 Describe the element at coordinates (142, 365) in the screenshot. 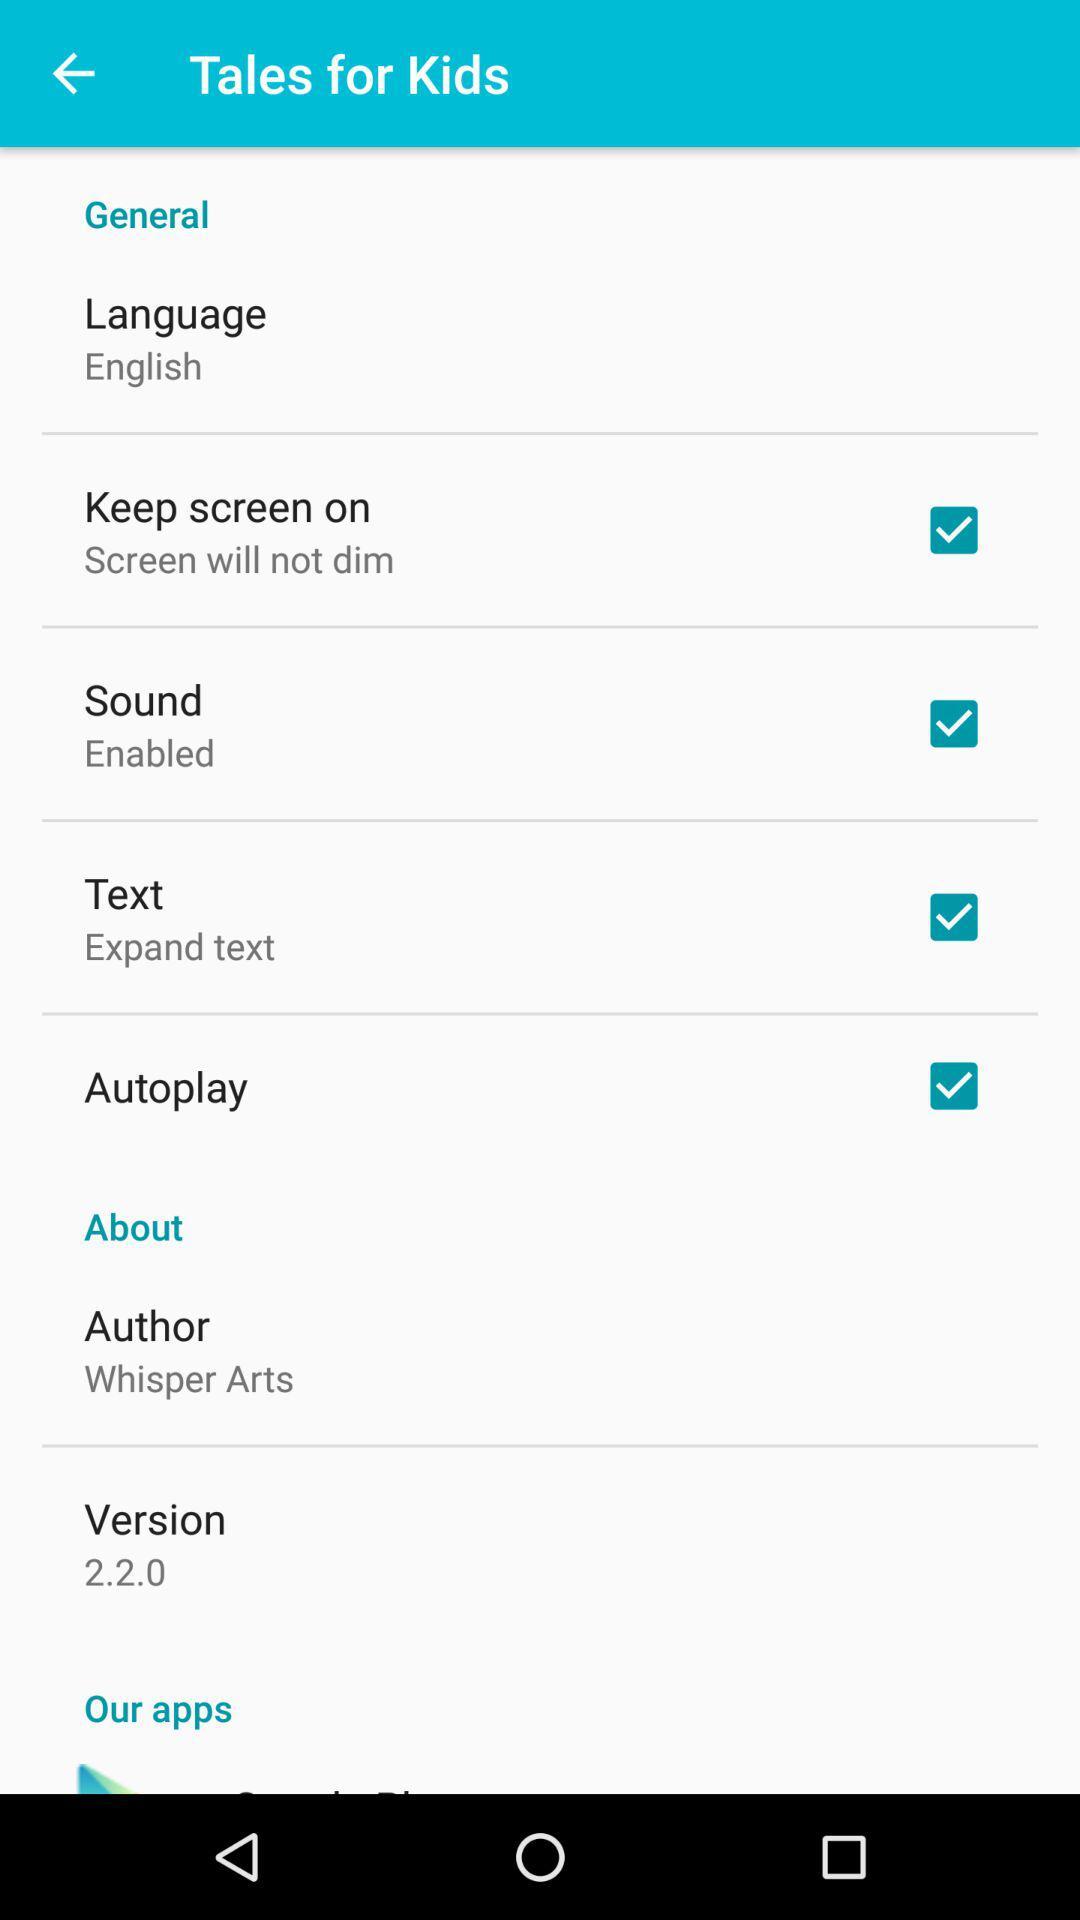

I see `the english` at that location.